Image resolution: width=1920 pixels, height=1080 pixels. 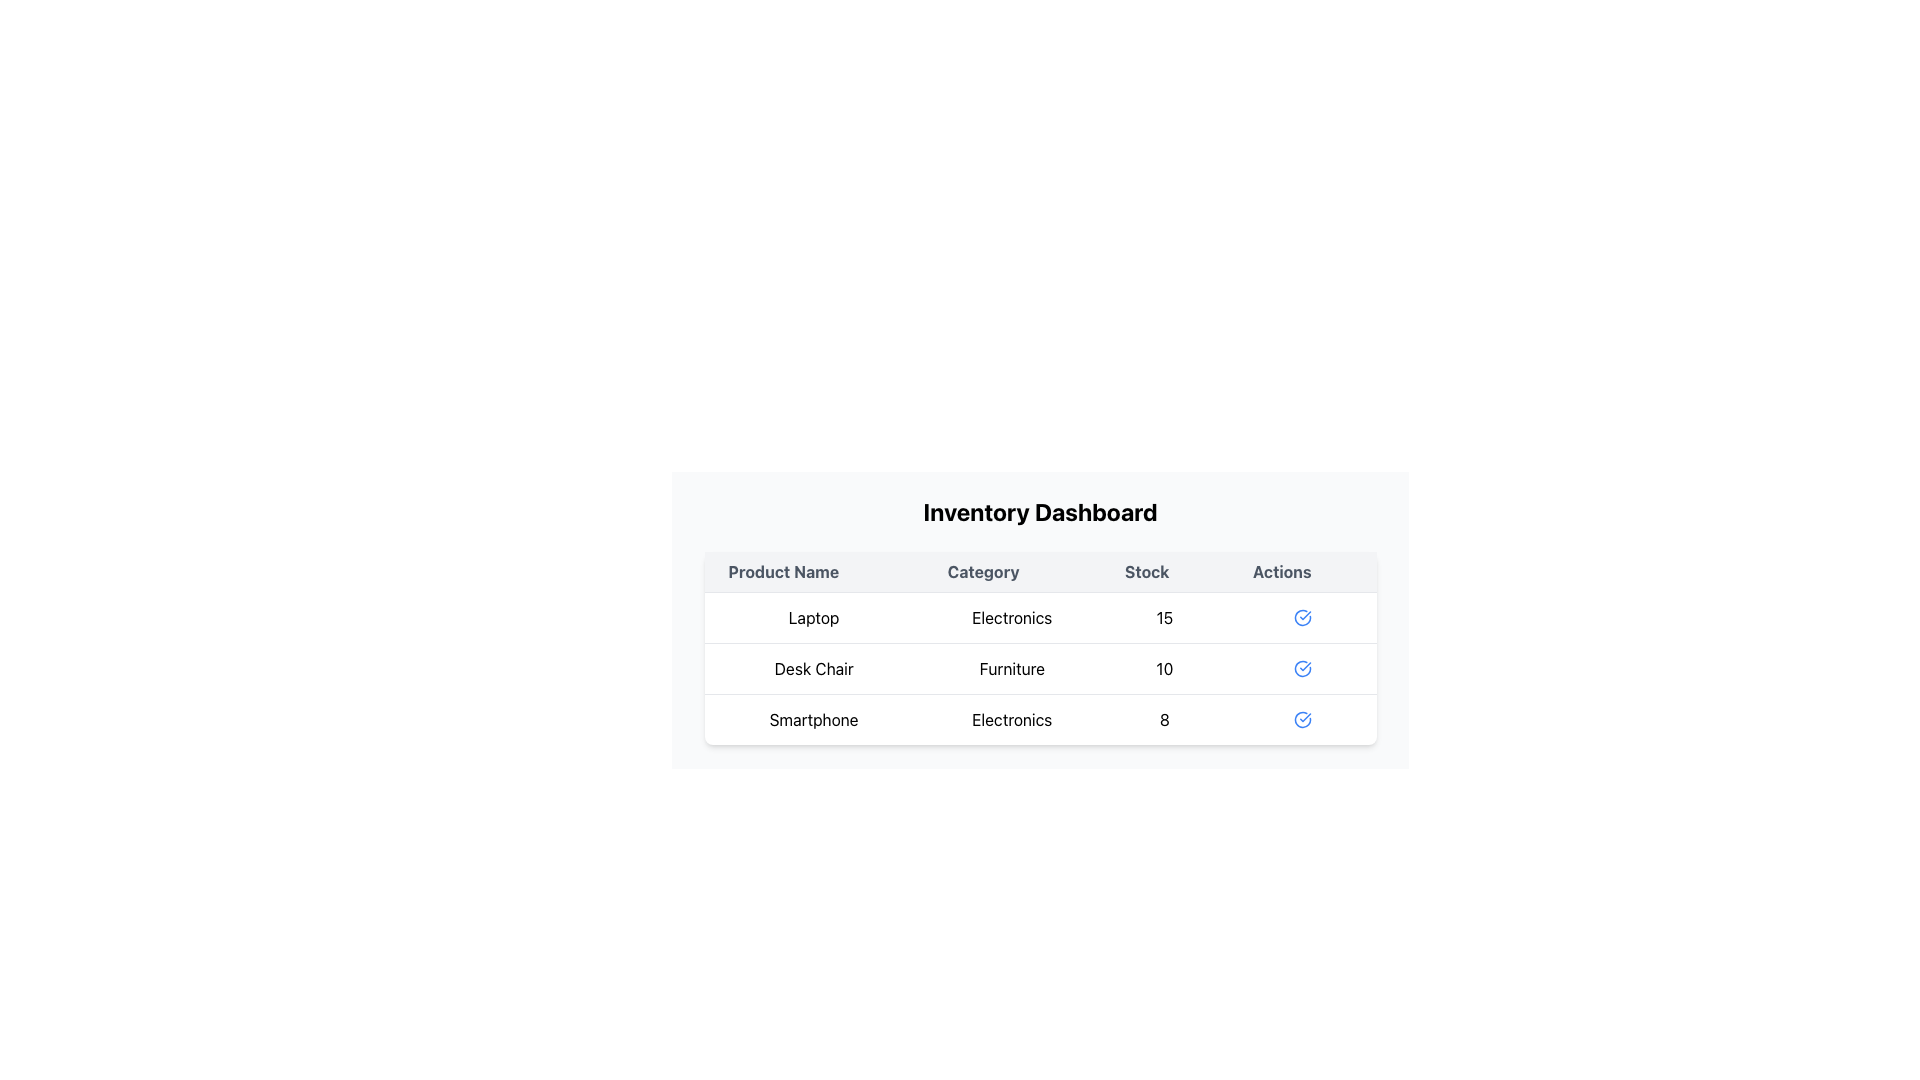 What do you see at coordinates (1302, 668) in the screenshot?
I see `the confirmation icon in the 'Actions' column of the 'Desk Chair' row` at bounding box center [1302, 668].